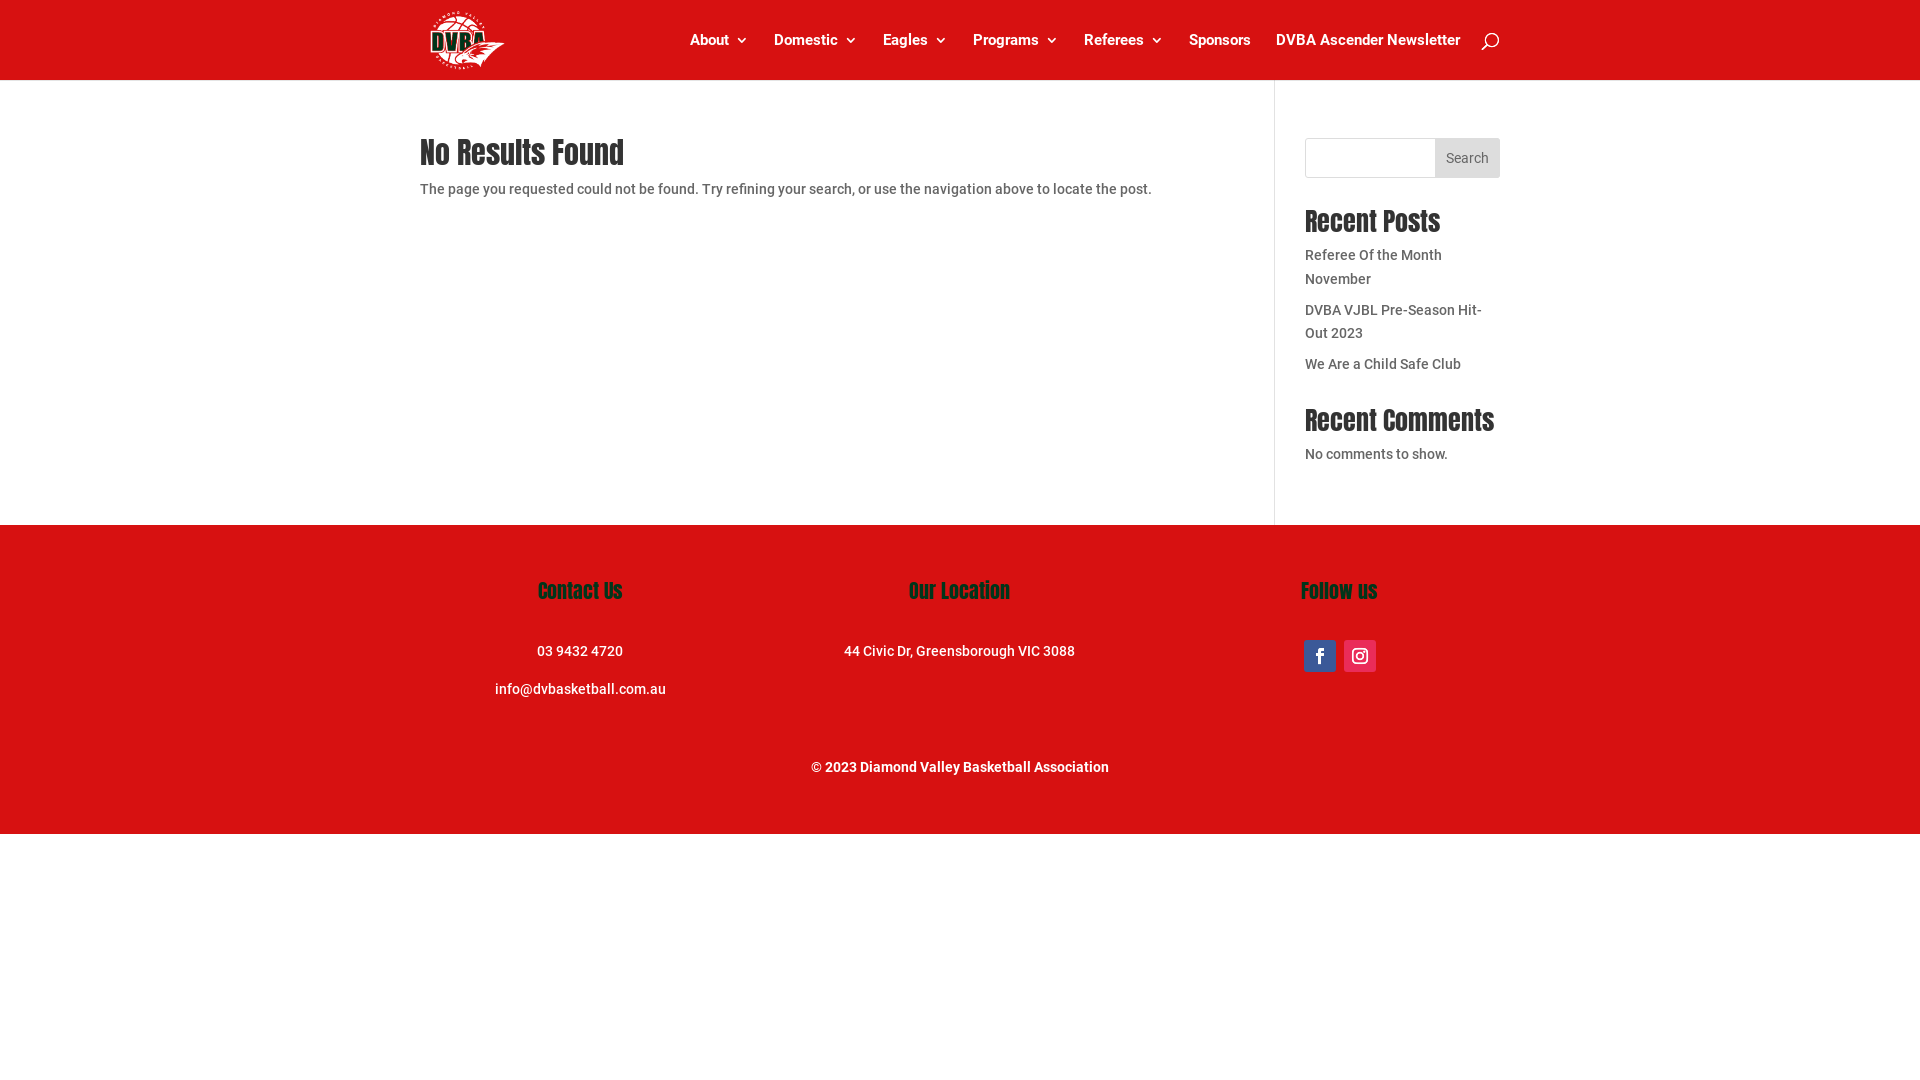  Describe the element at coordinates (719, 55) in the screenshot. I see `'About'` at that location.